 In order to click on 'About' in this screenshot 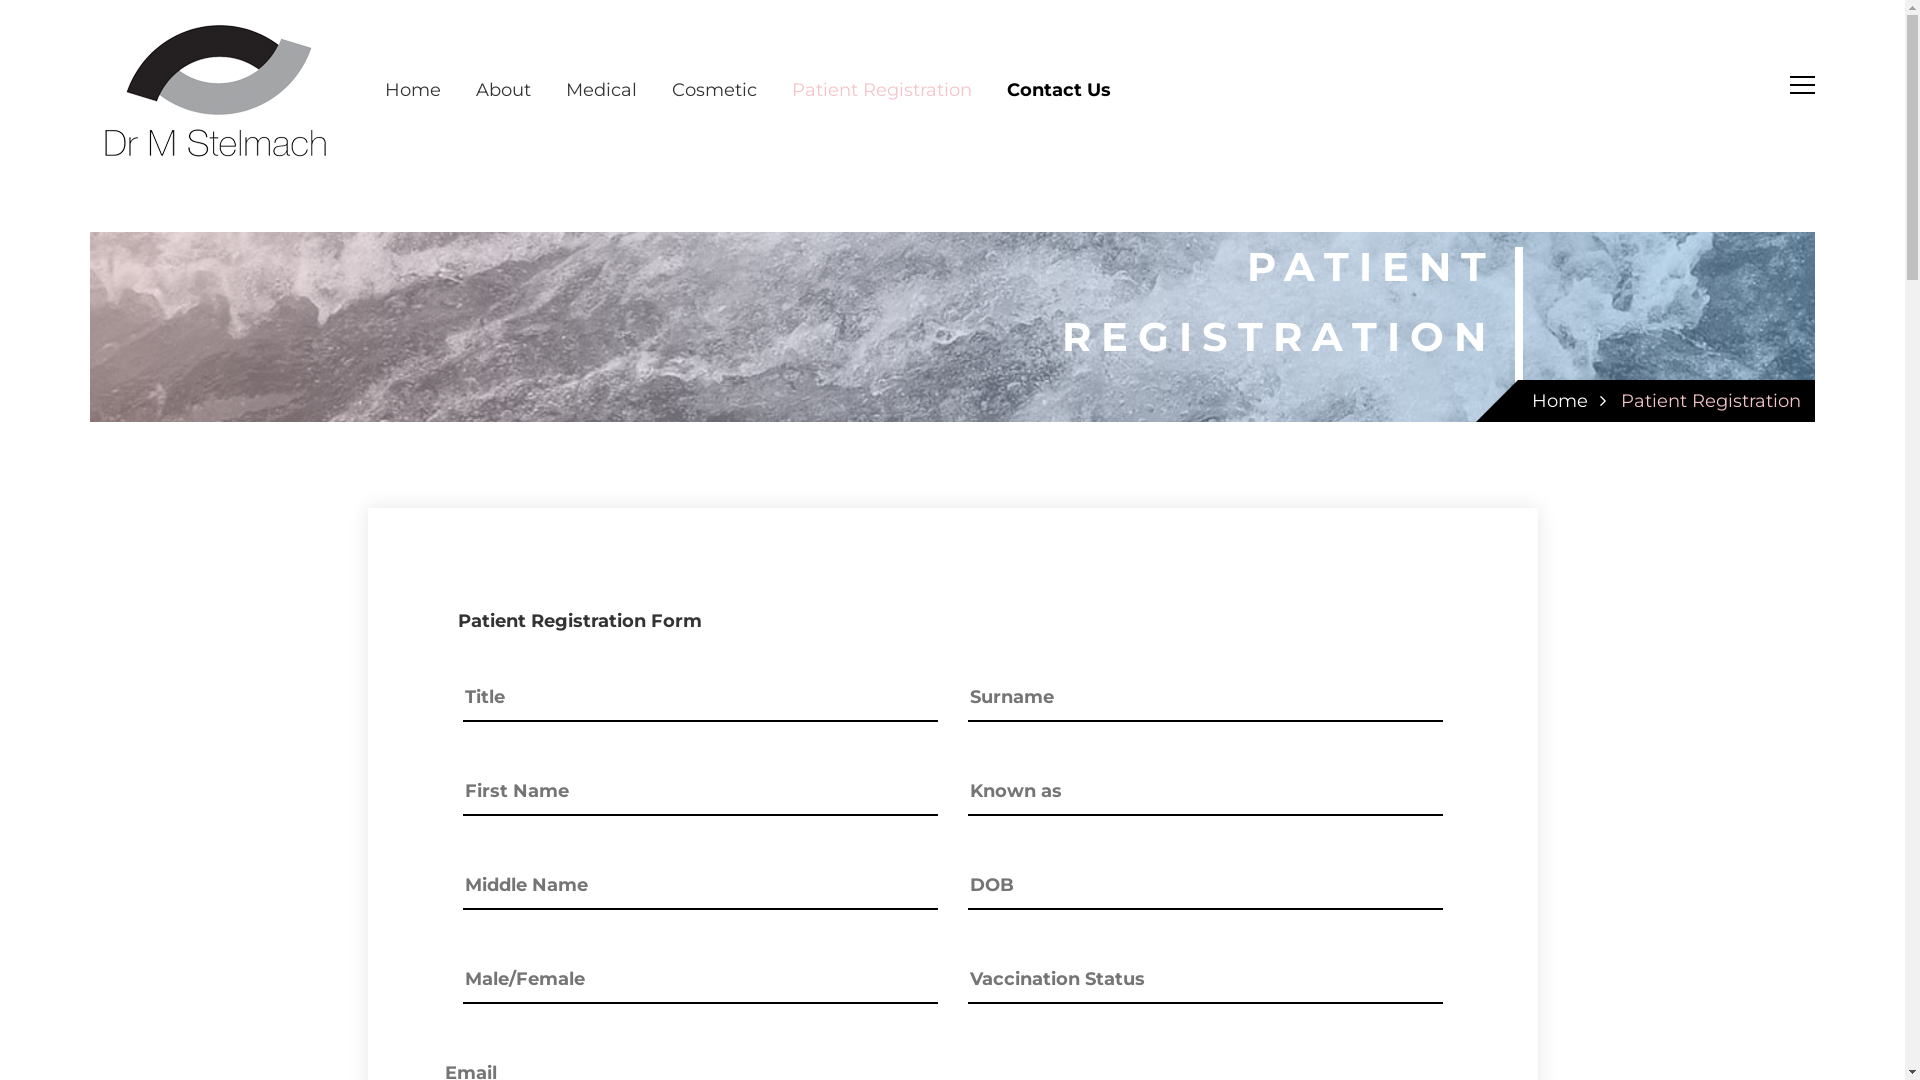, I will do `click(503, 88)`.